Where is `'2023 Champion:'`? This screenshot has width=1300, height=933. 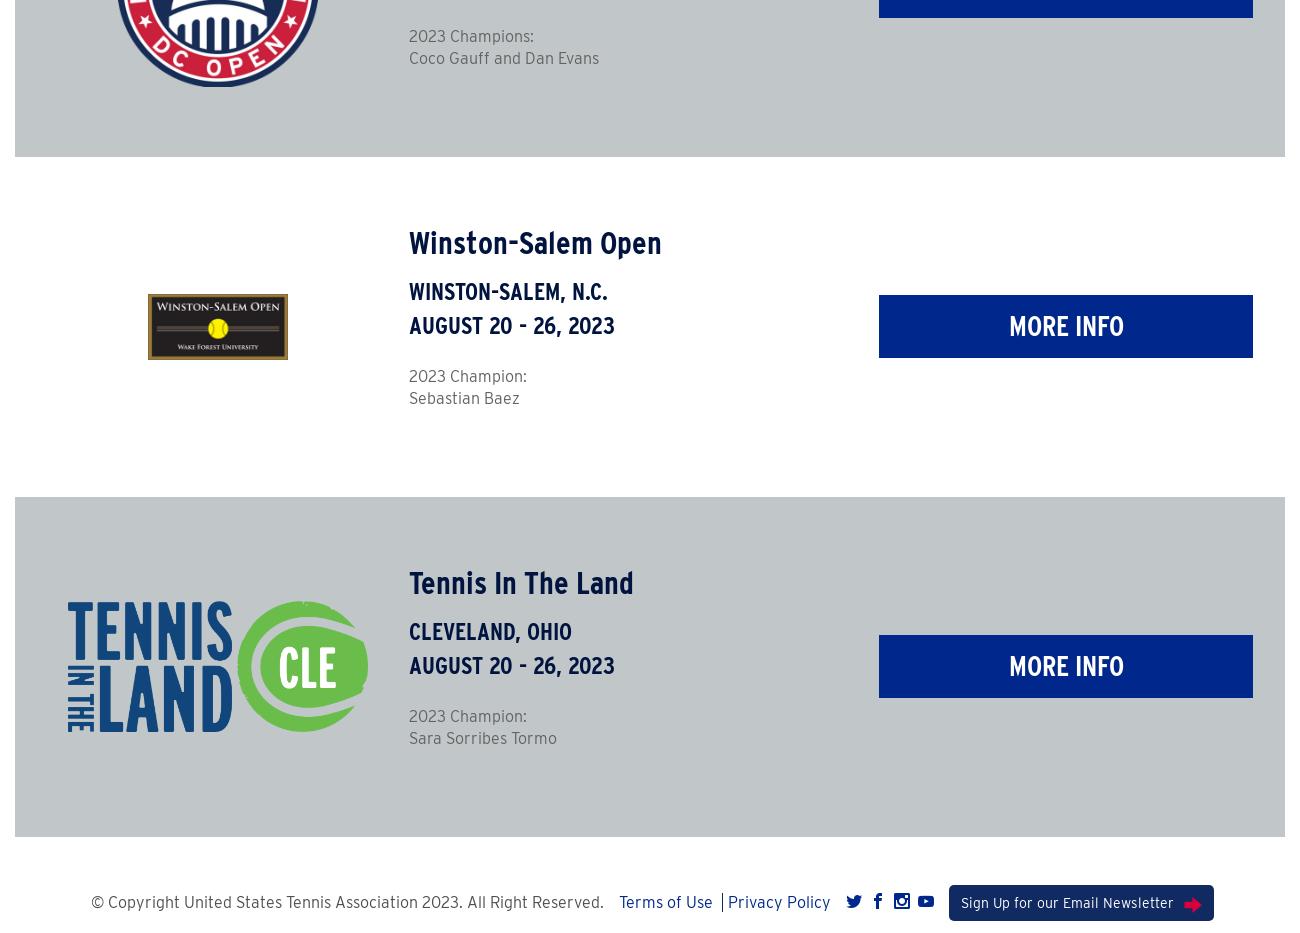
'2023 Champion:' is located at coordinates (465, 376).